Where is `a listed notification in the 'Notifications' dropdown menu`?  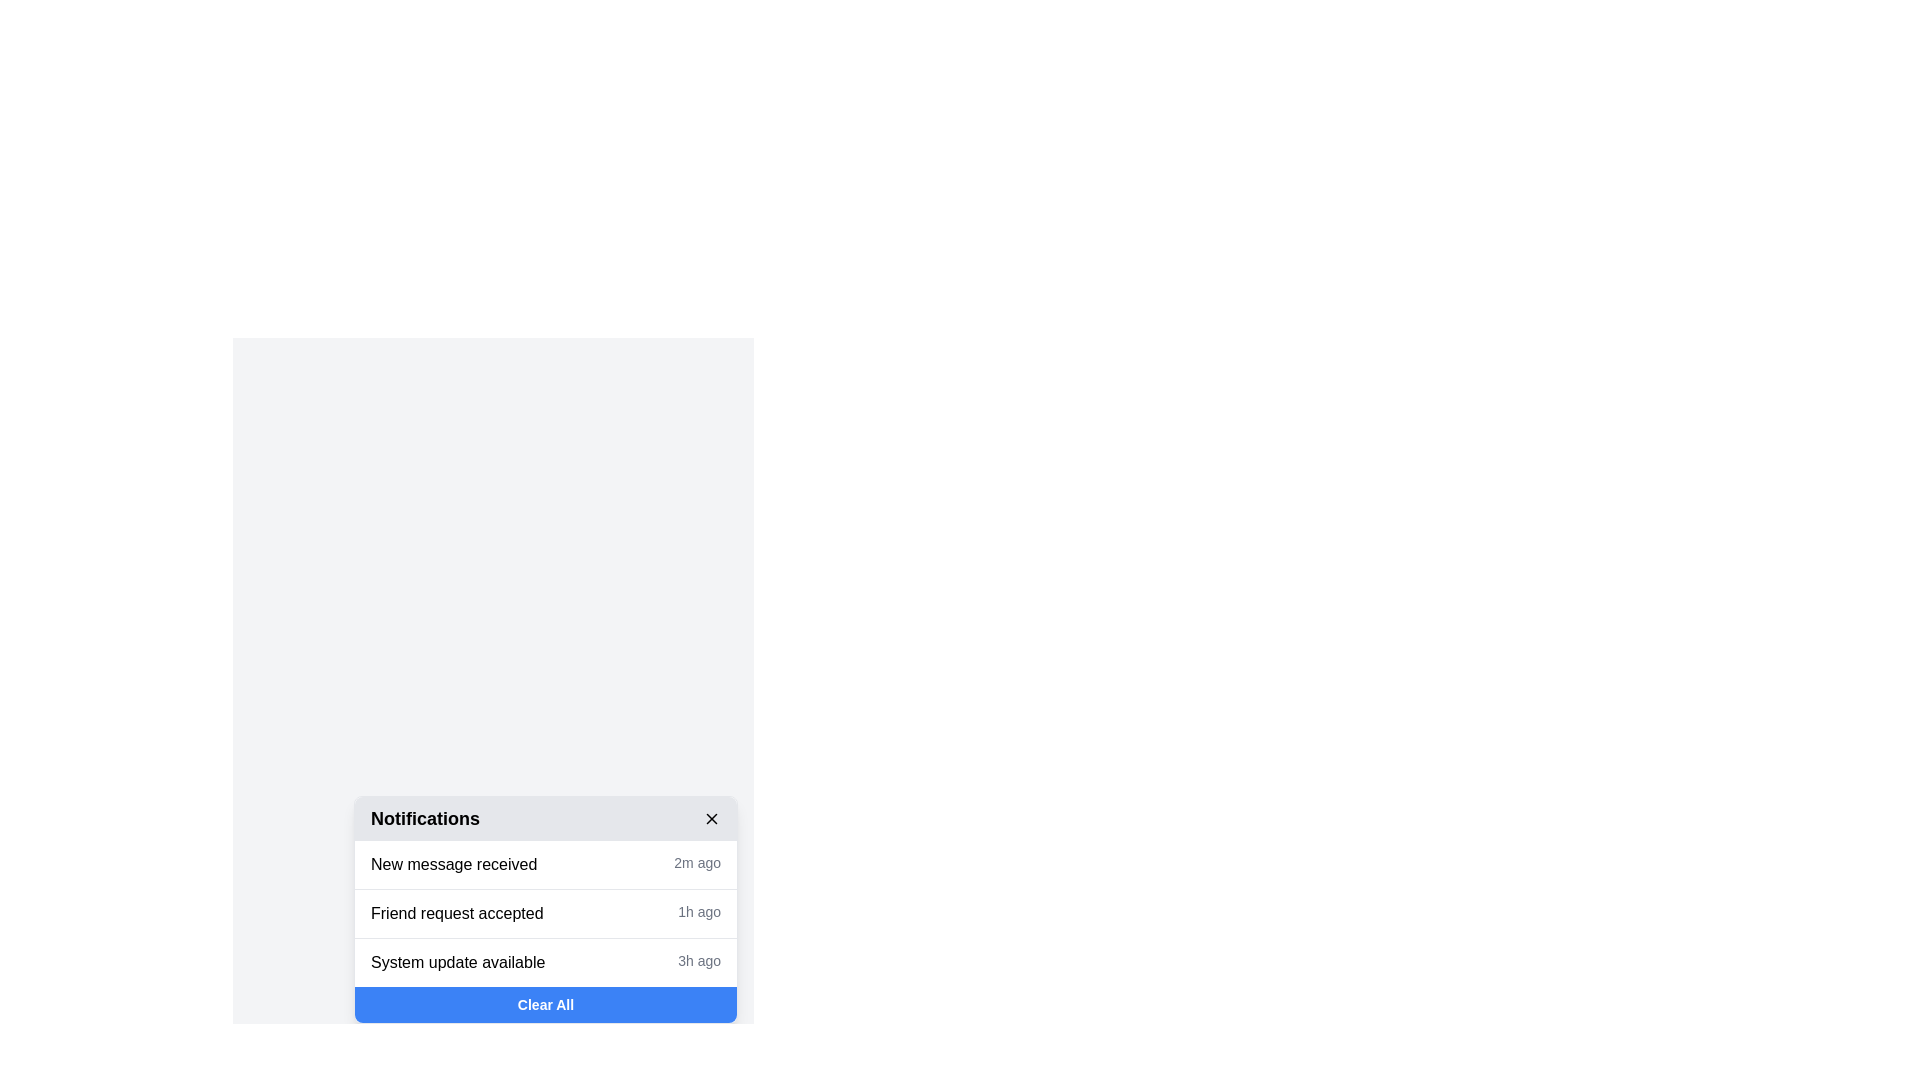 a listed notification in the 'Notifications' dropdown menu is located at coordinates (546, 910).